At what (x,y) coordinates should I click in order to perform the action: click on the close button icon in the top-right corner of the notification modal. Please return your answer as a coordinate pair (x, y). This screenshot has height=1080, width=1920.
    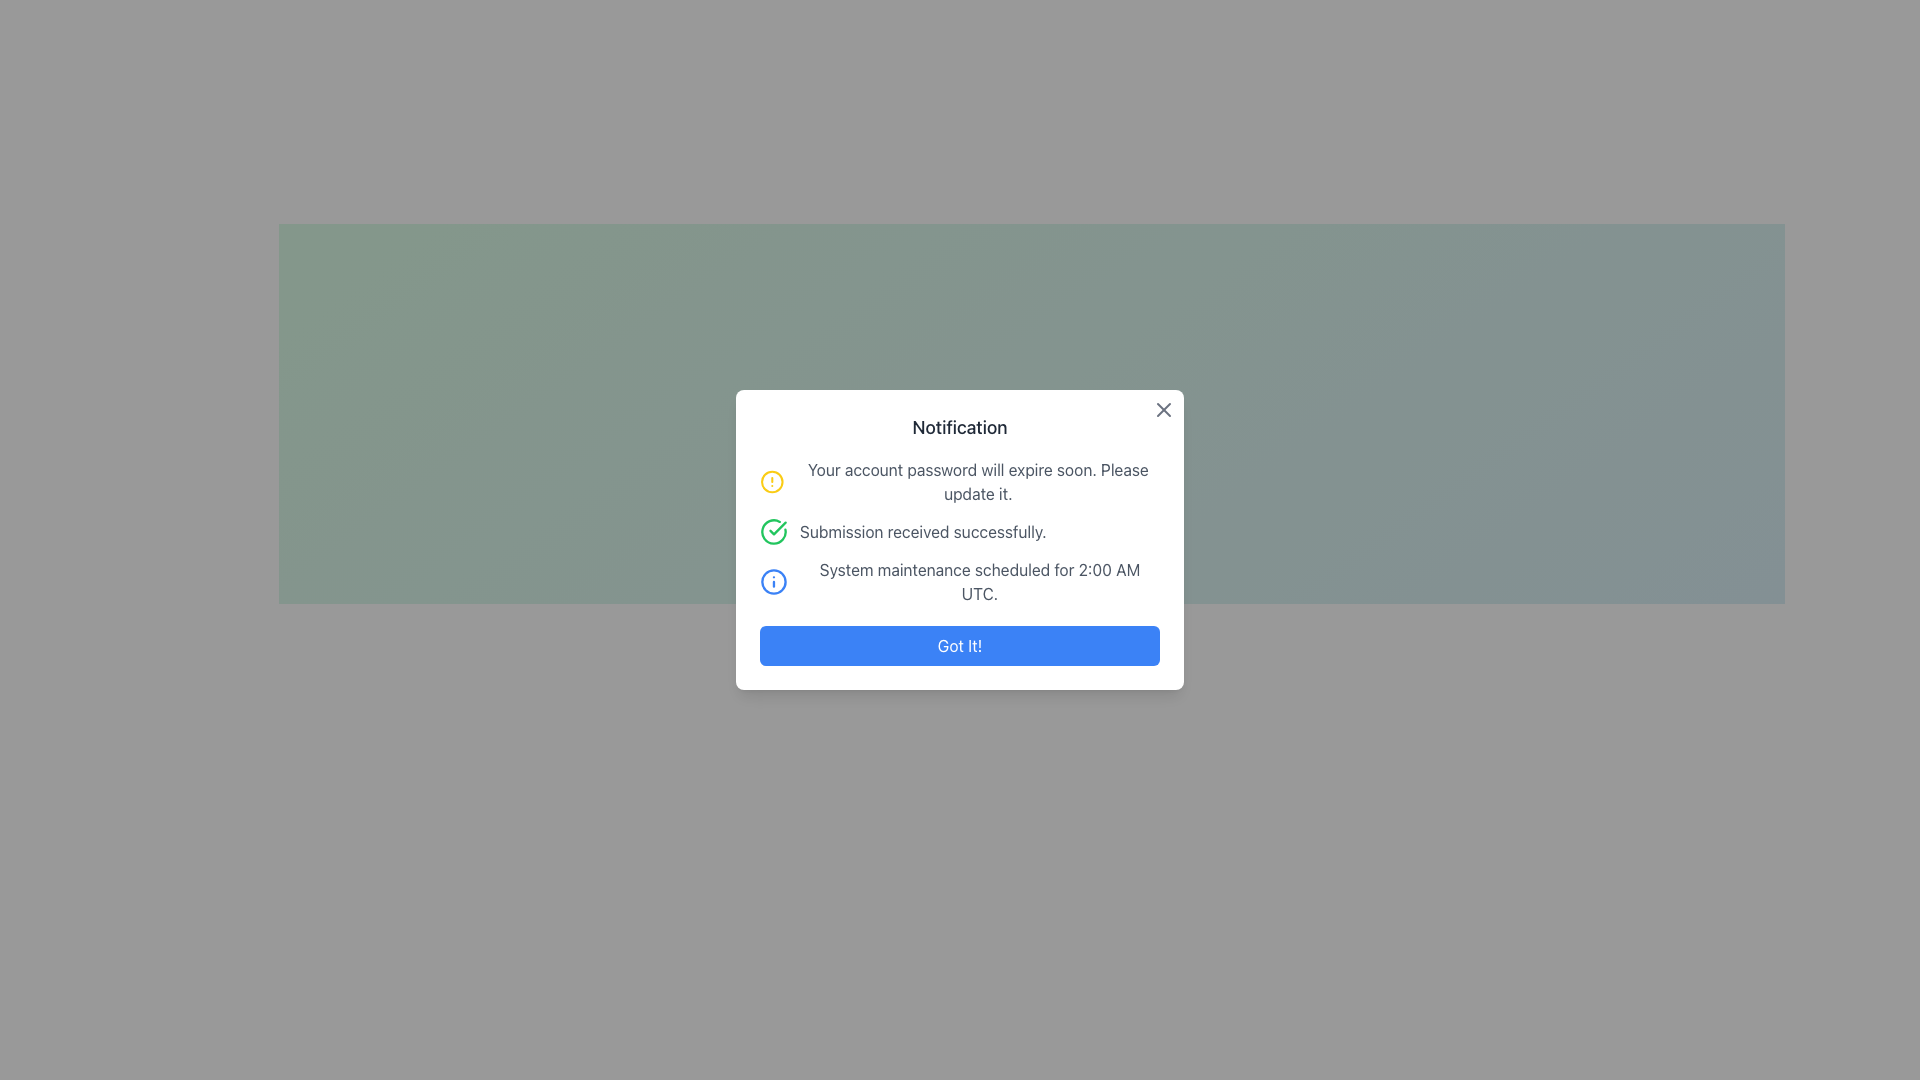
    Looking at the image, I should click on (1163, 408).